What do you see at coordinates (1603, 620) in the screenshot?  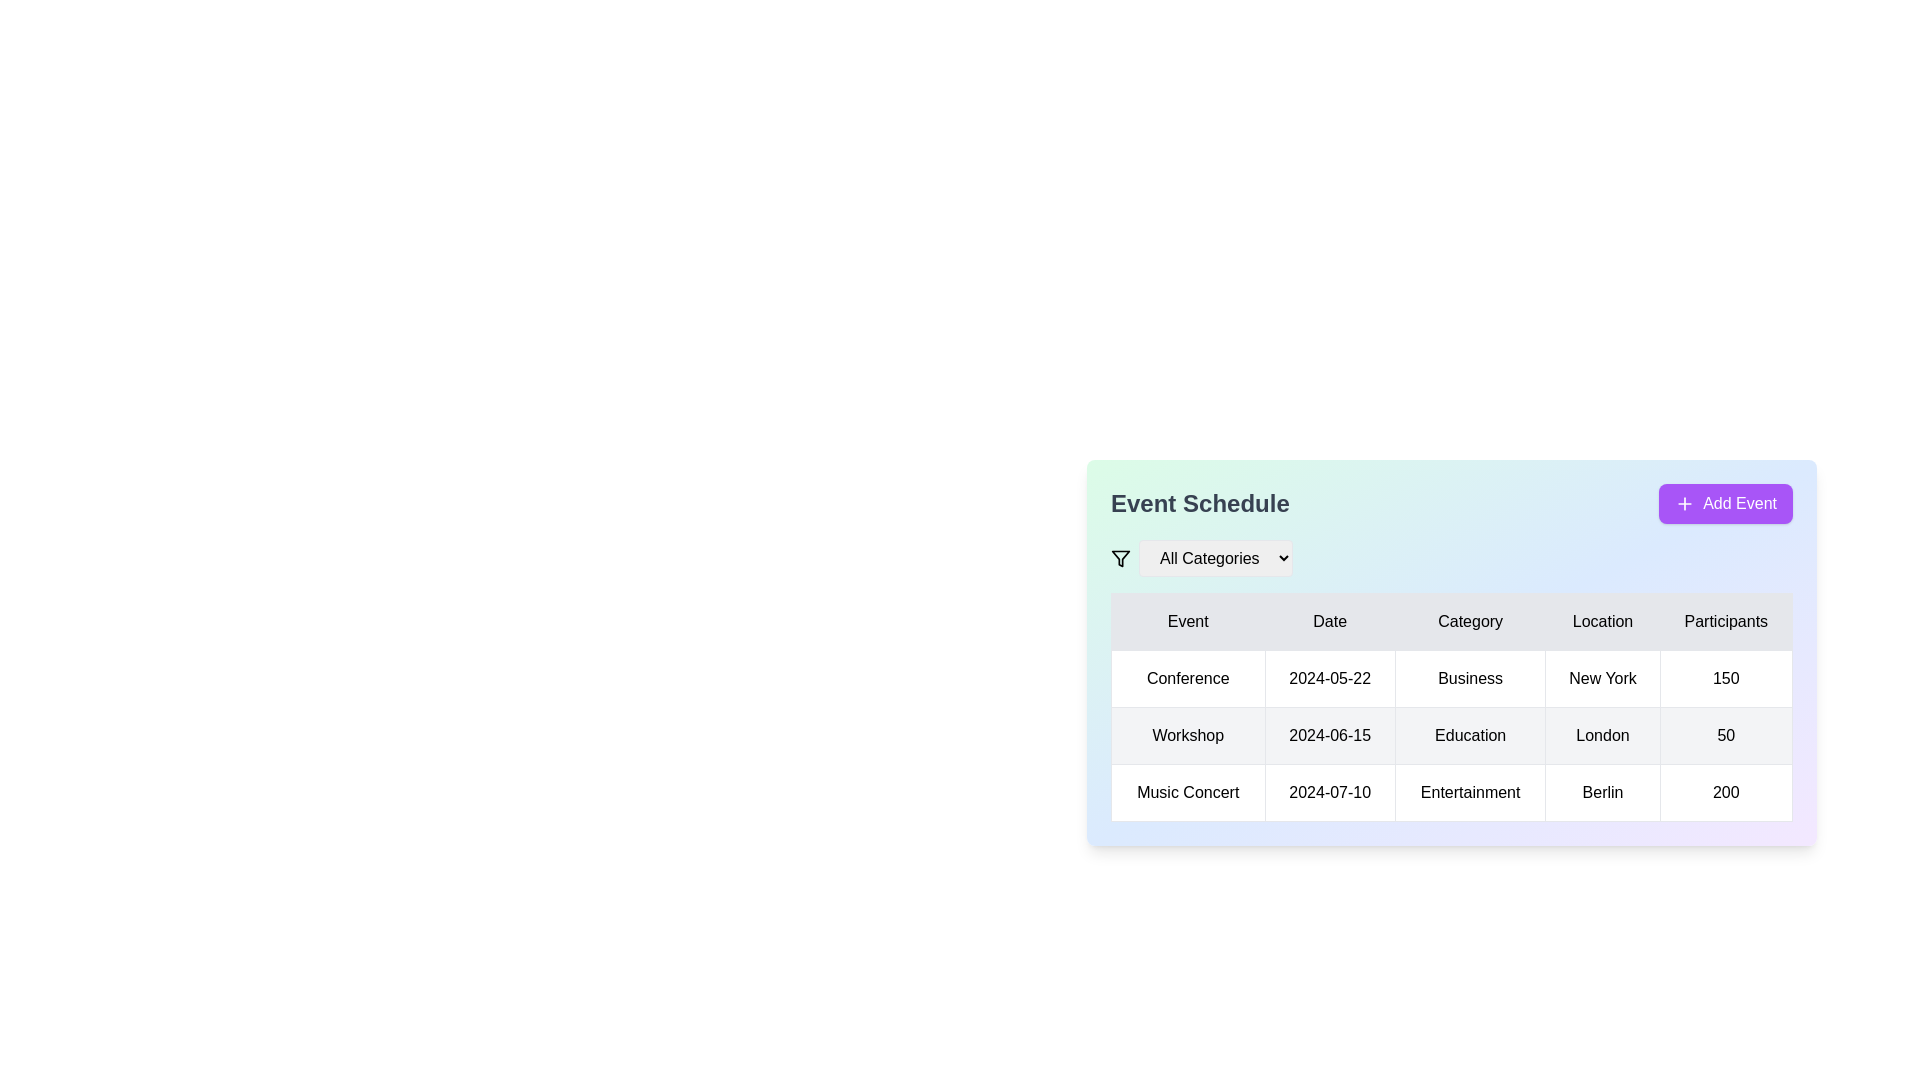 I see `the fourth table header indicating location details associated with events in the Event Schedule section` at bounding box center [1603, 620].